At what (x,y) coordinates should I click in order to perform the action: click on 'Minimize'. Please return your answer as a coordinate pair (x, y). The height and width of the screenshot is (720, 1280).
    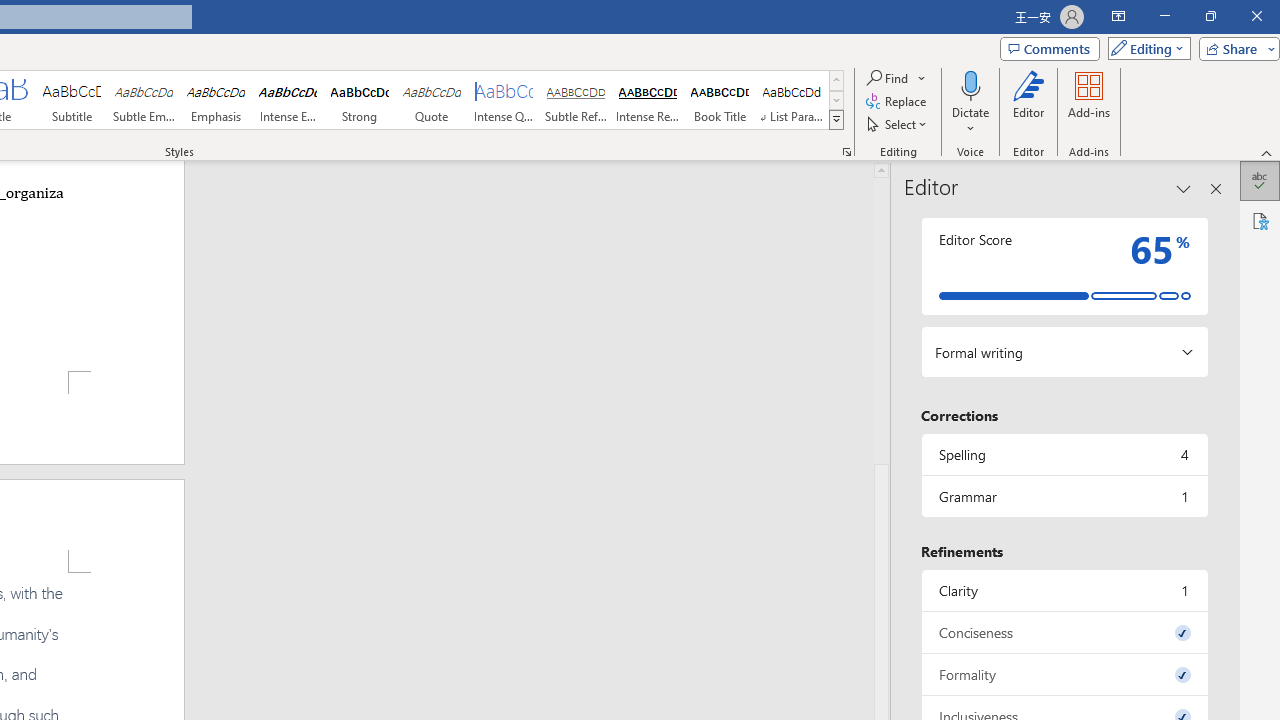
    Looking at the image, I should click on (1164, 16).